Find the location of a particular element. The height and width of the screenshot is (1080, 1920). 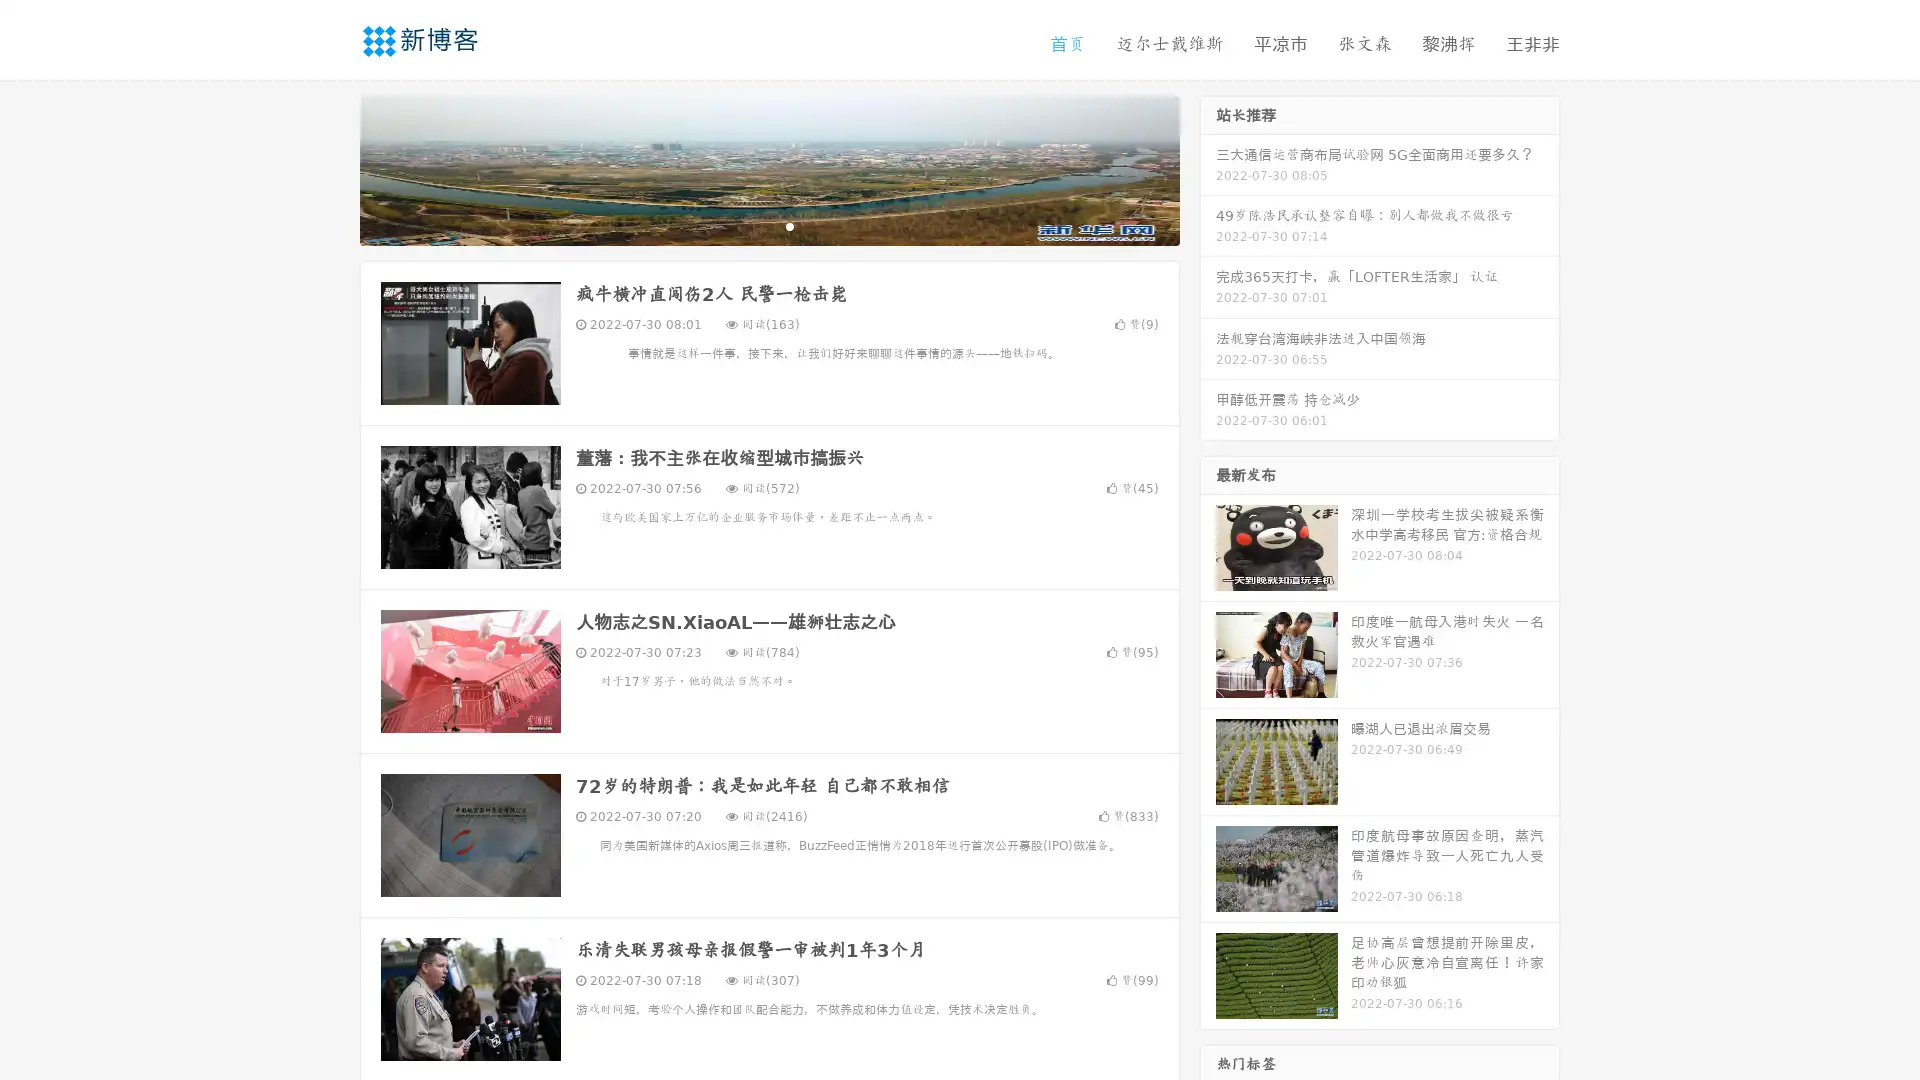

Previous slide is located at coordinates (330, 168).